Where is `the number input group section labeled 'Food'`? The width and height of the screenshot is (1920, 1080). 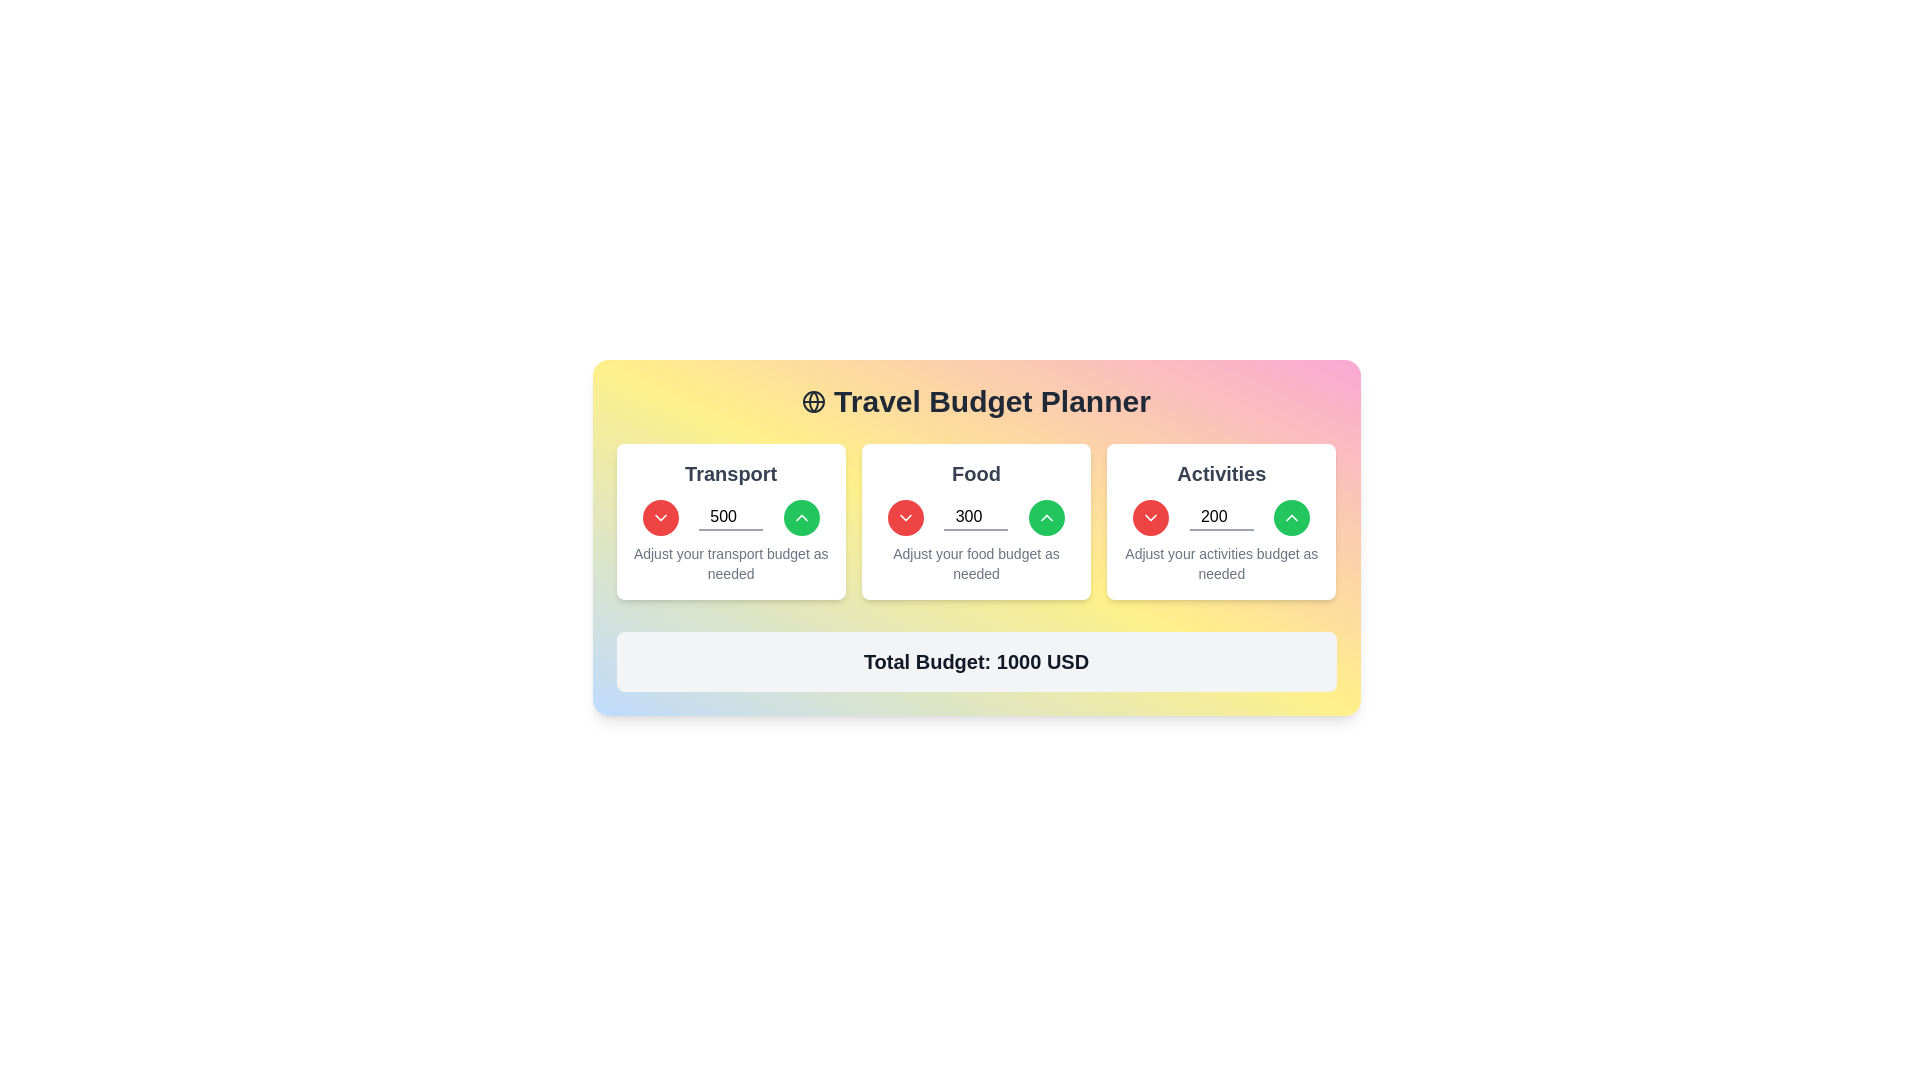
the number input group section labeled 'Food' is located at coordinates (976, 520).